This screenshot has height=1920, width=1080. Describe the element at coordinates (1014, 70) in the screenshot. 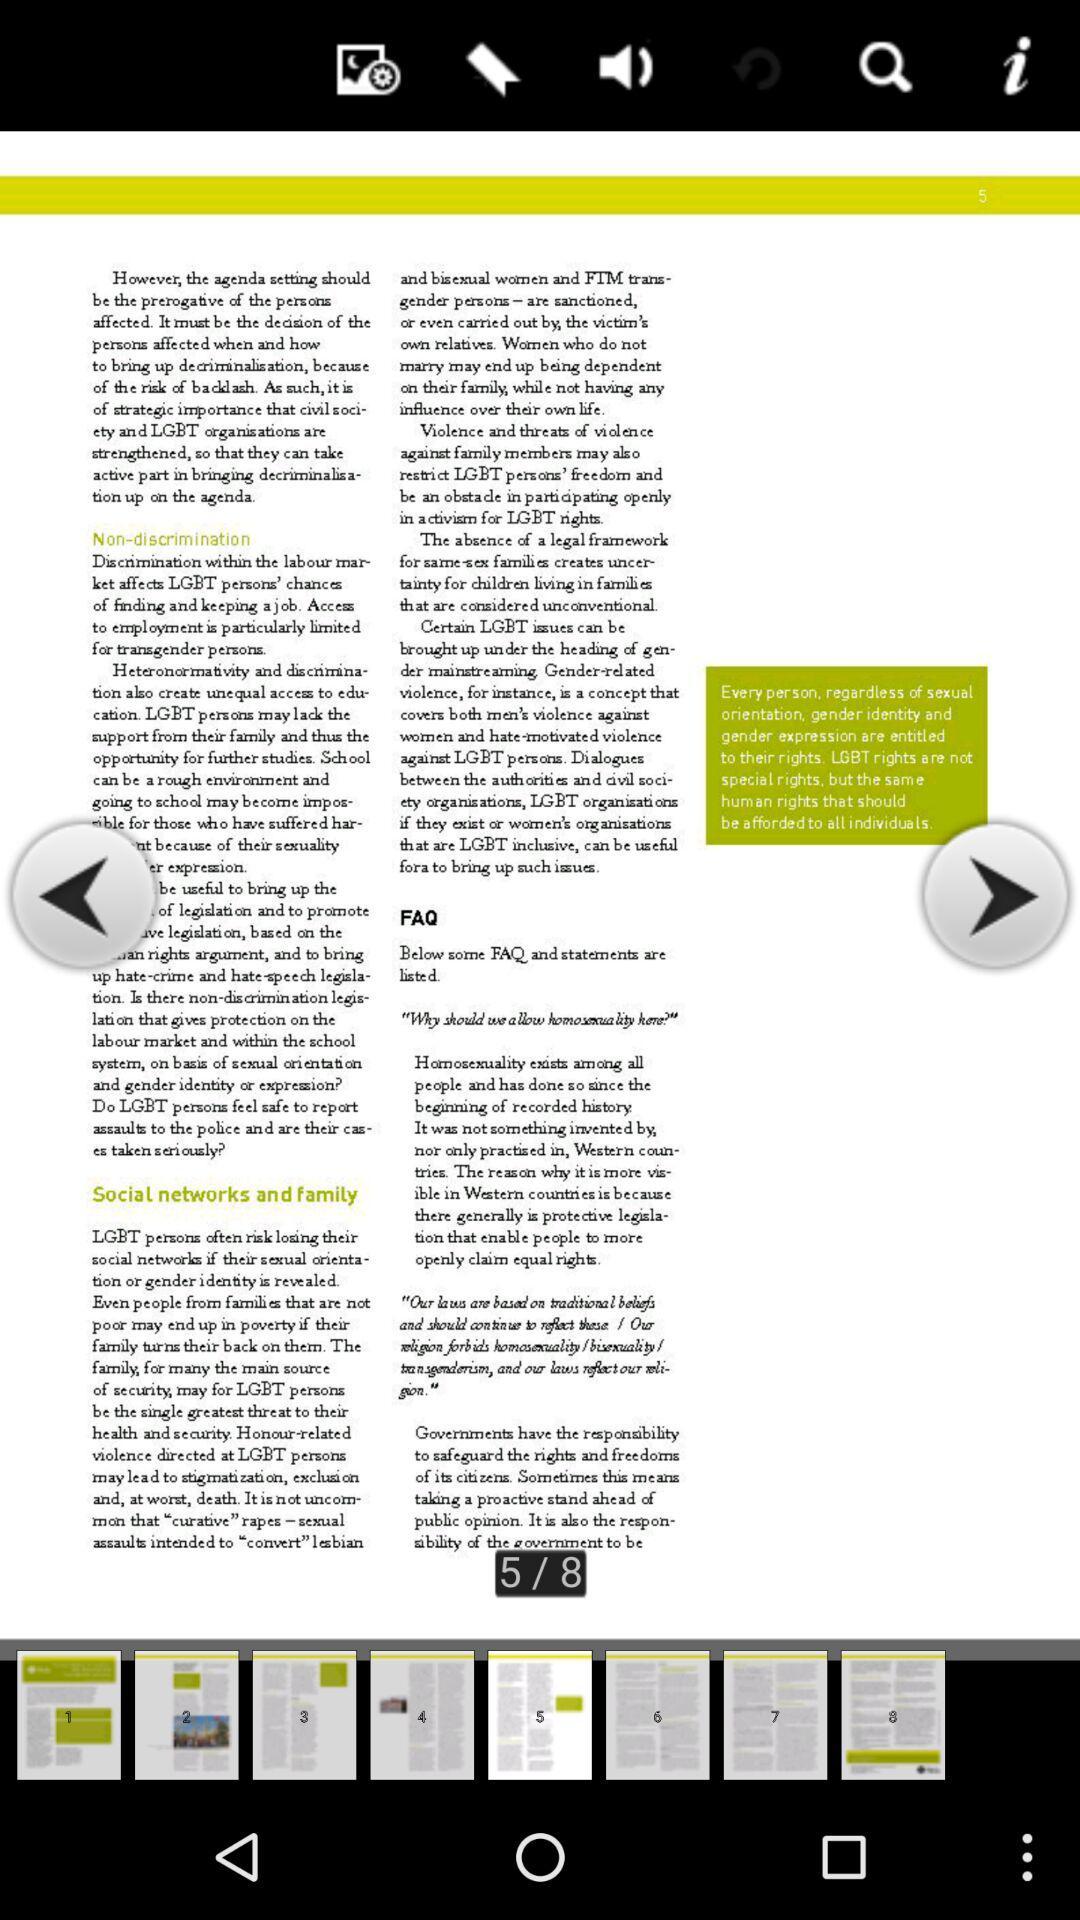

I see `the info icon` at that location.